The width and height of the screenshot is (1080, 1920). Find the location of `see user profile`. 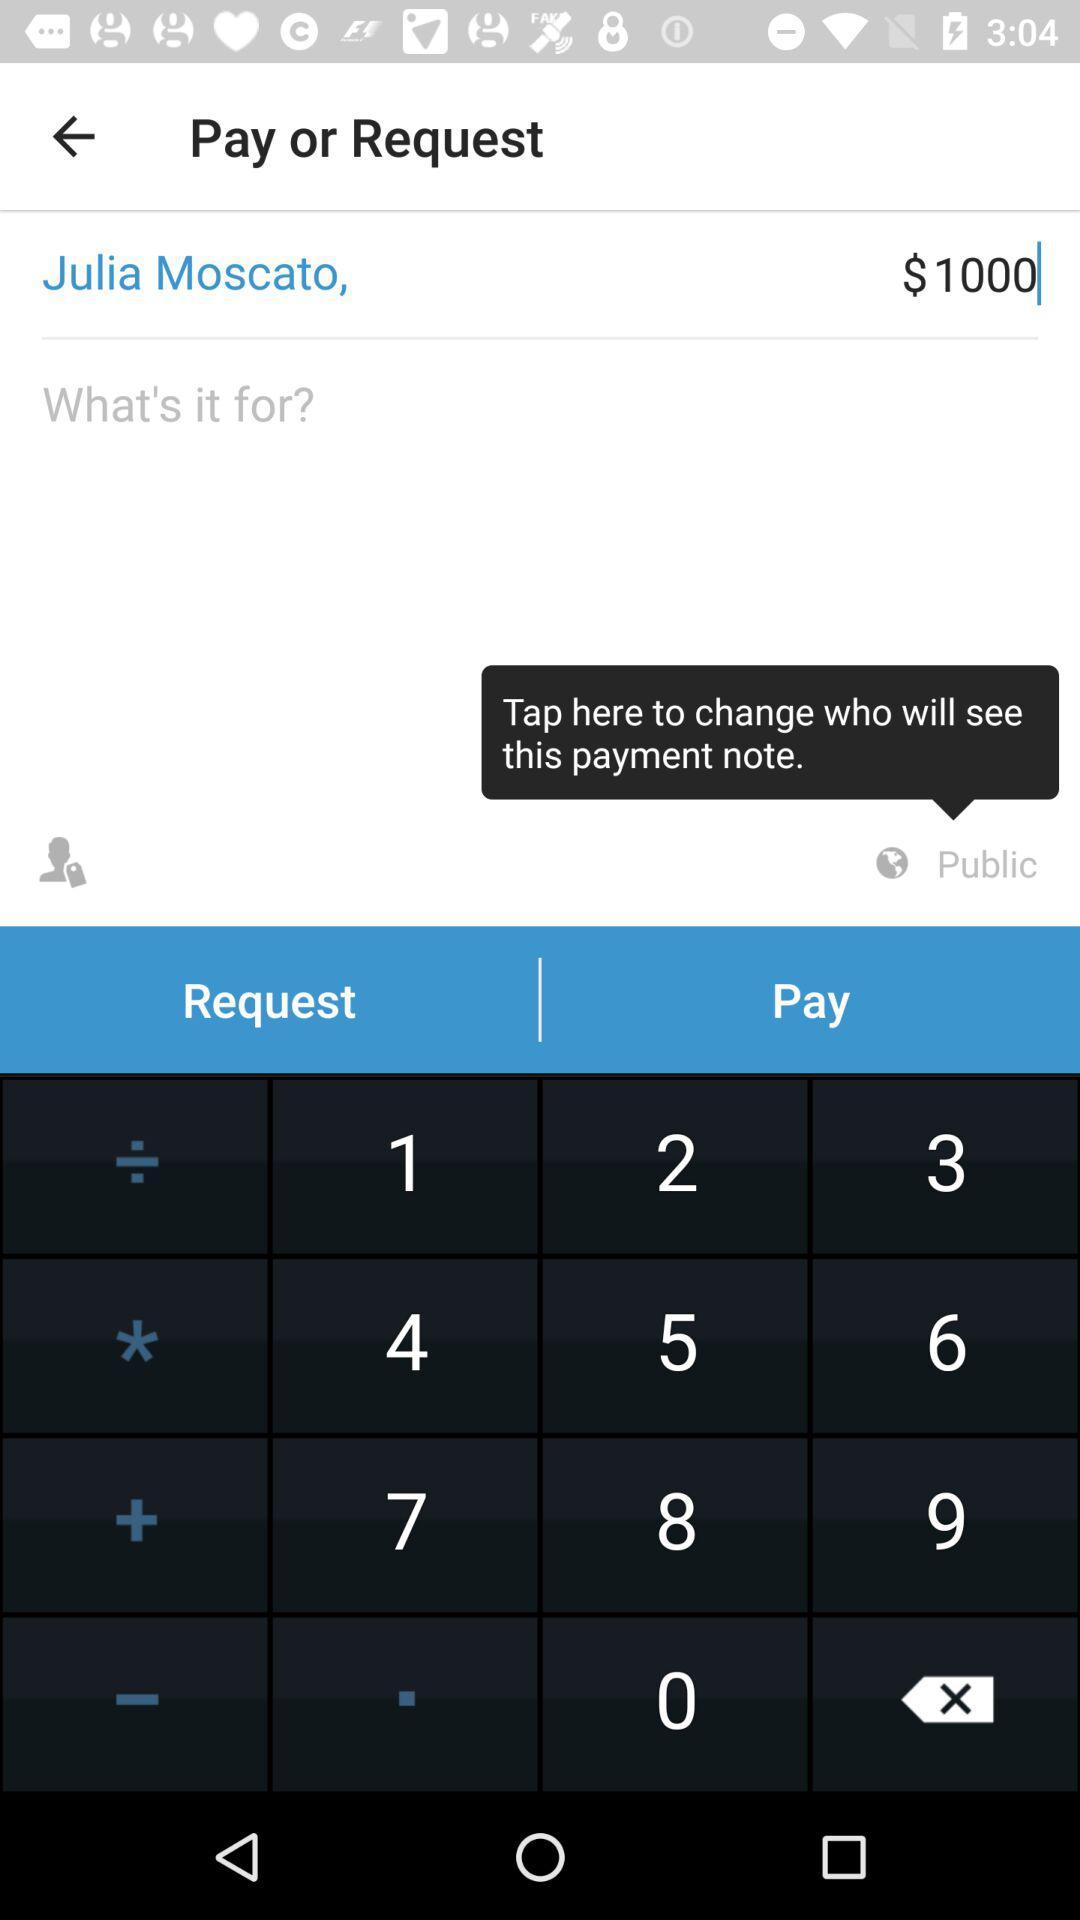

see user profile is located at coordinates (61, 863).